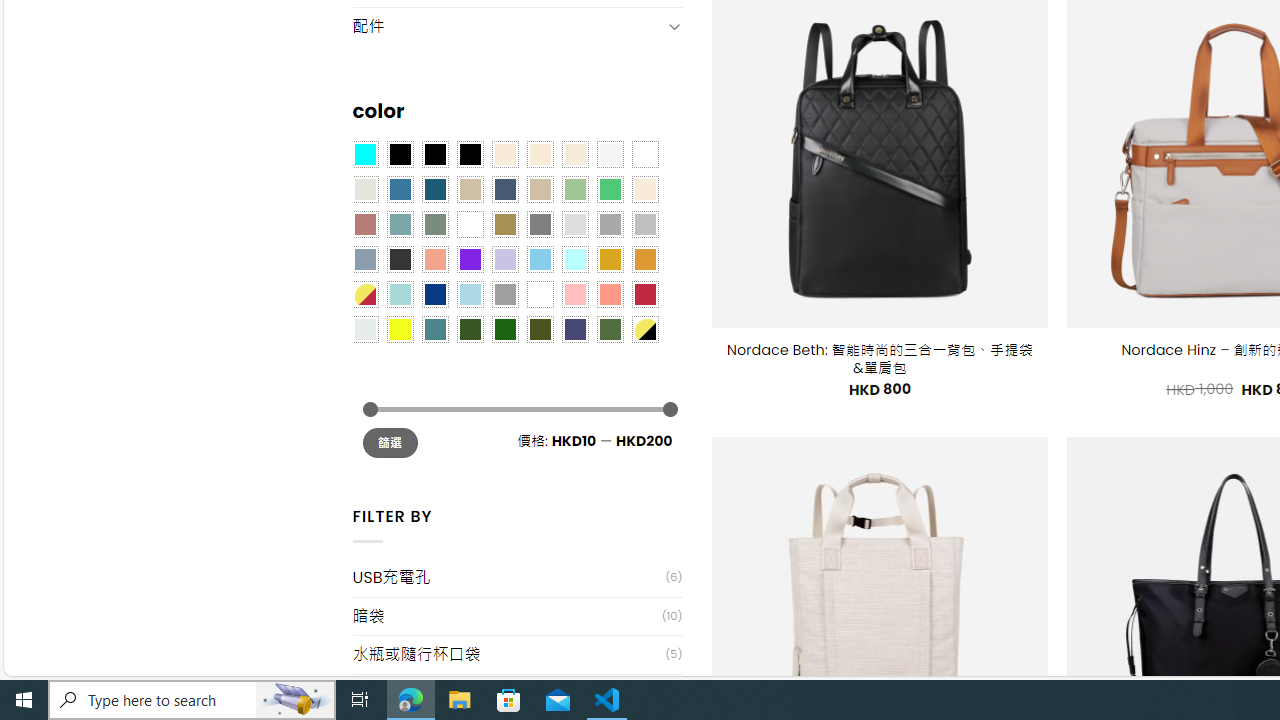 This screenshot has width=1280, height=720. Describe the element at coordinates (364, 328) in the screenshot. I see `'Dull Nickle'` at that location.